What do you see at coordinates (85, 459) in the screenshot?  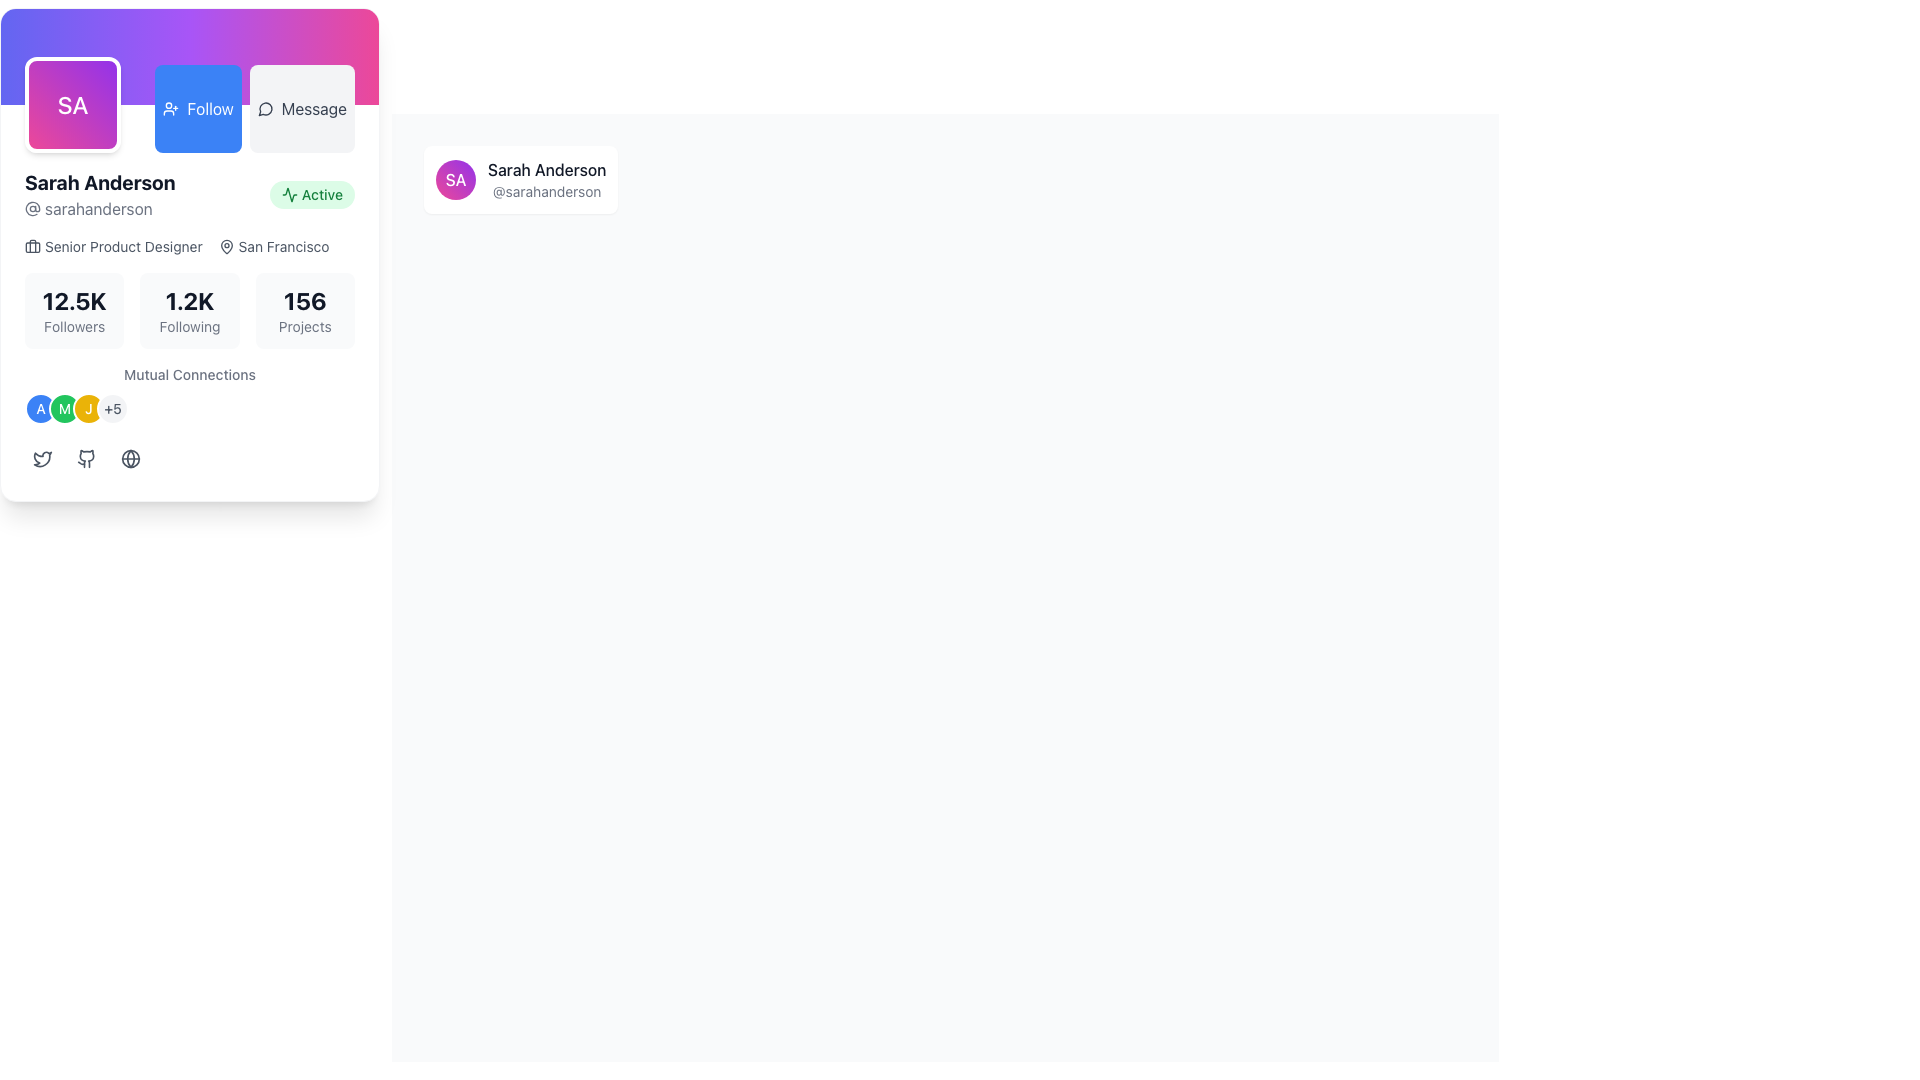 I see `the GitHub icon button located below the 'Mutual Connections' section, which is the second icon in the group of icons` at bounding box center [85, 459].